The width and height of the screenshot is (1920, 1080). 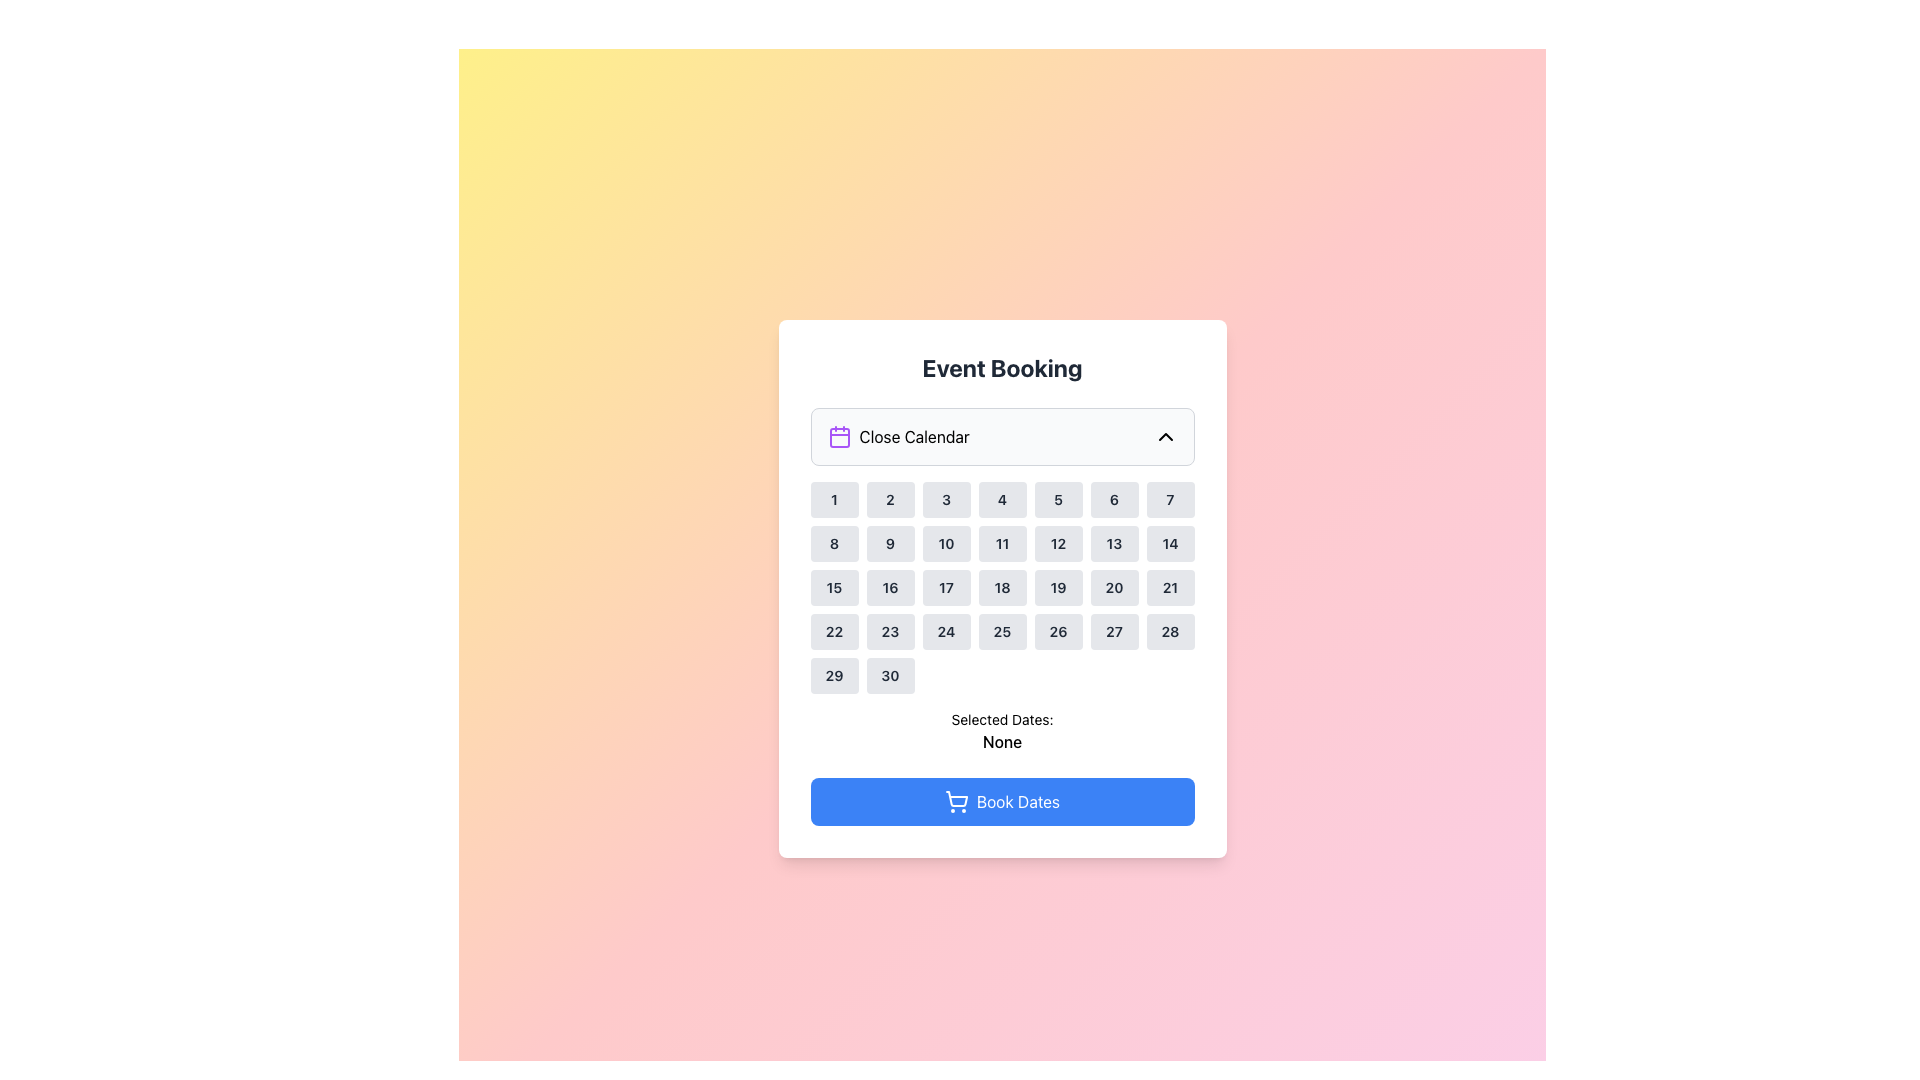 I want to click on the button labeled '24' in the date picker interface, so click(x=945, y=632).